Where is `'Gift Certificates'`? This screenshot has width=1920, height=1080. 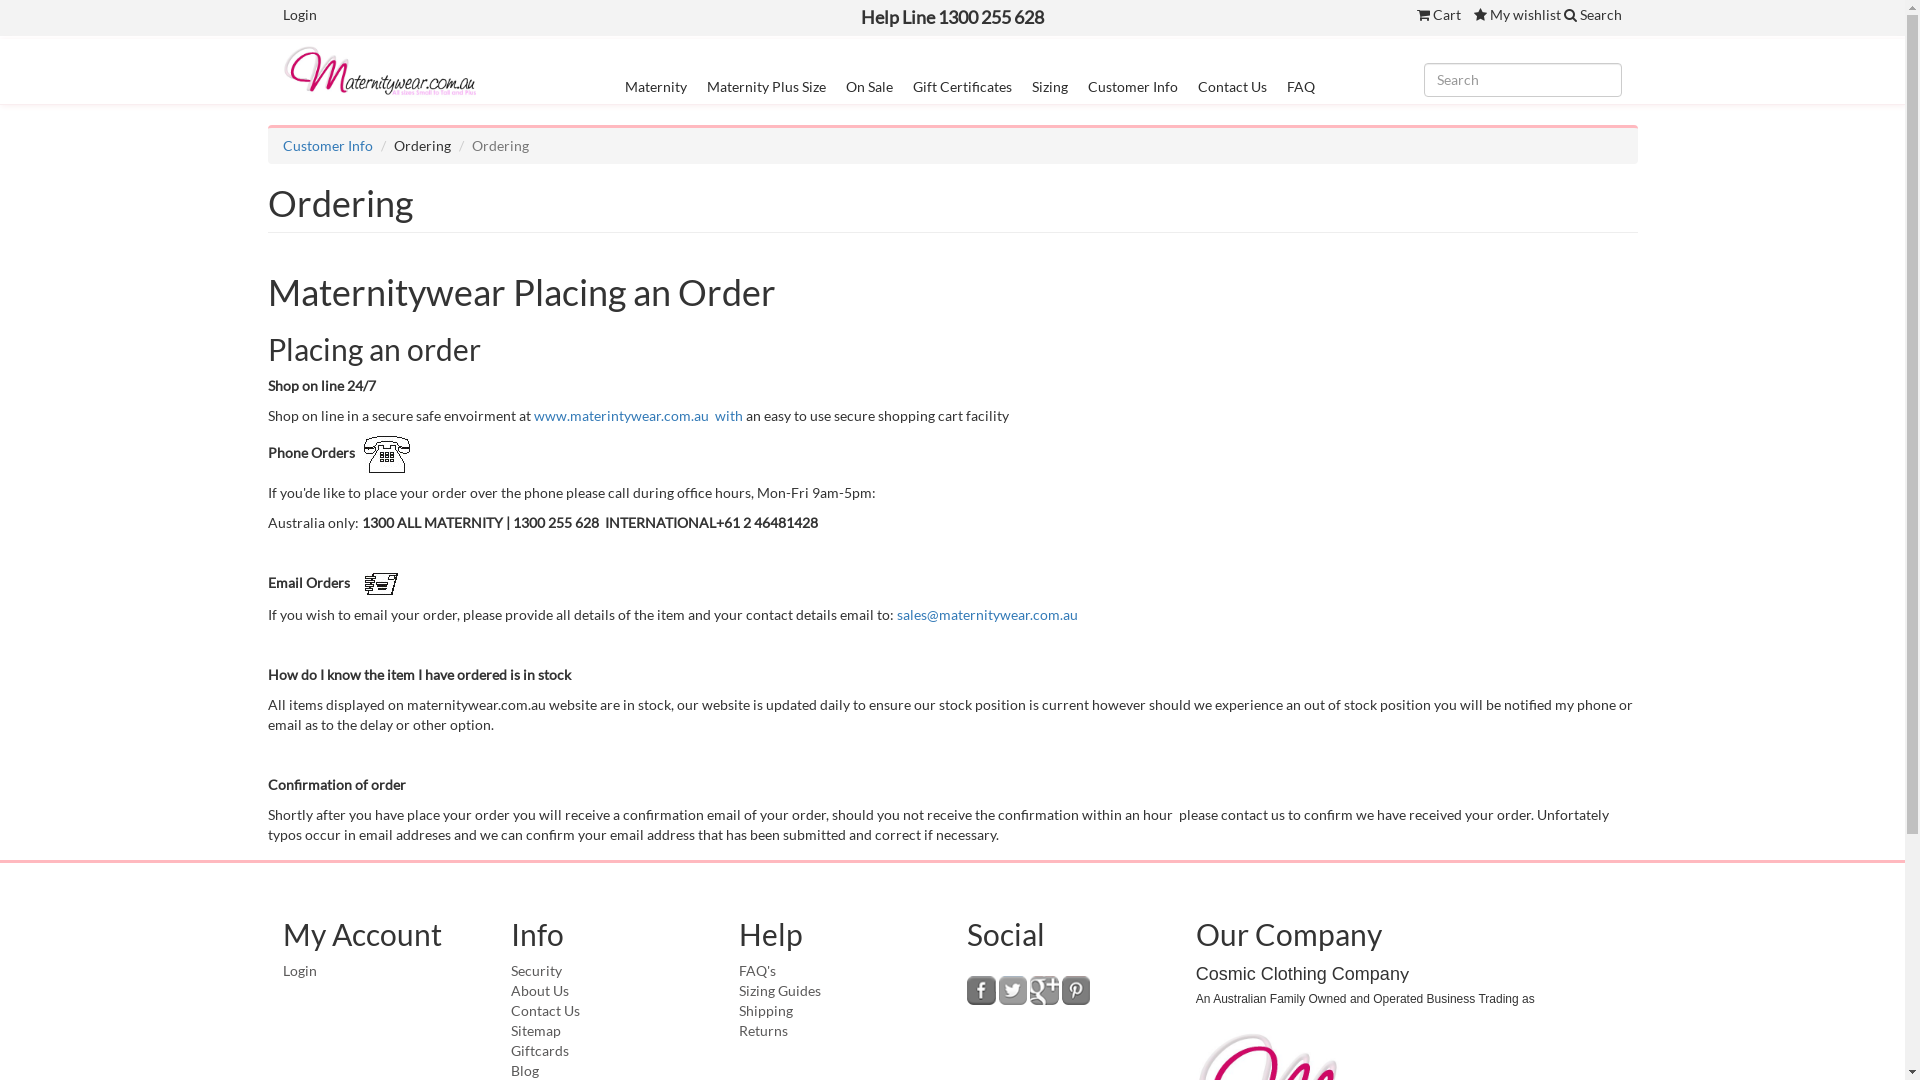 'Gift Certificates' is located at coordinates (911, 85).